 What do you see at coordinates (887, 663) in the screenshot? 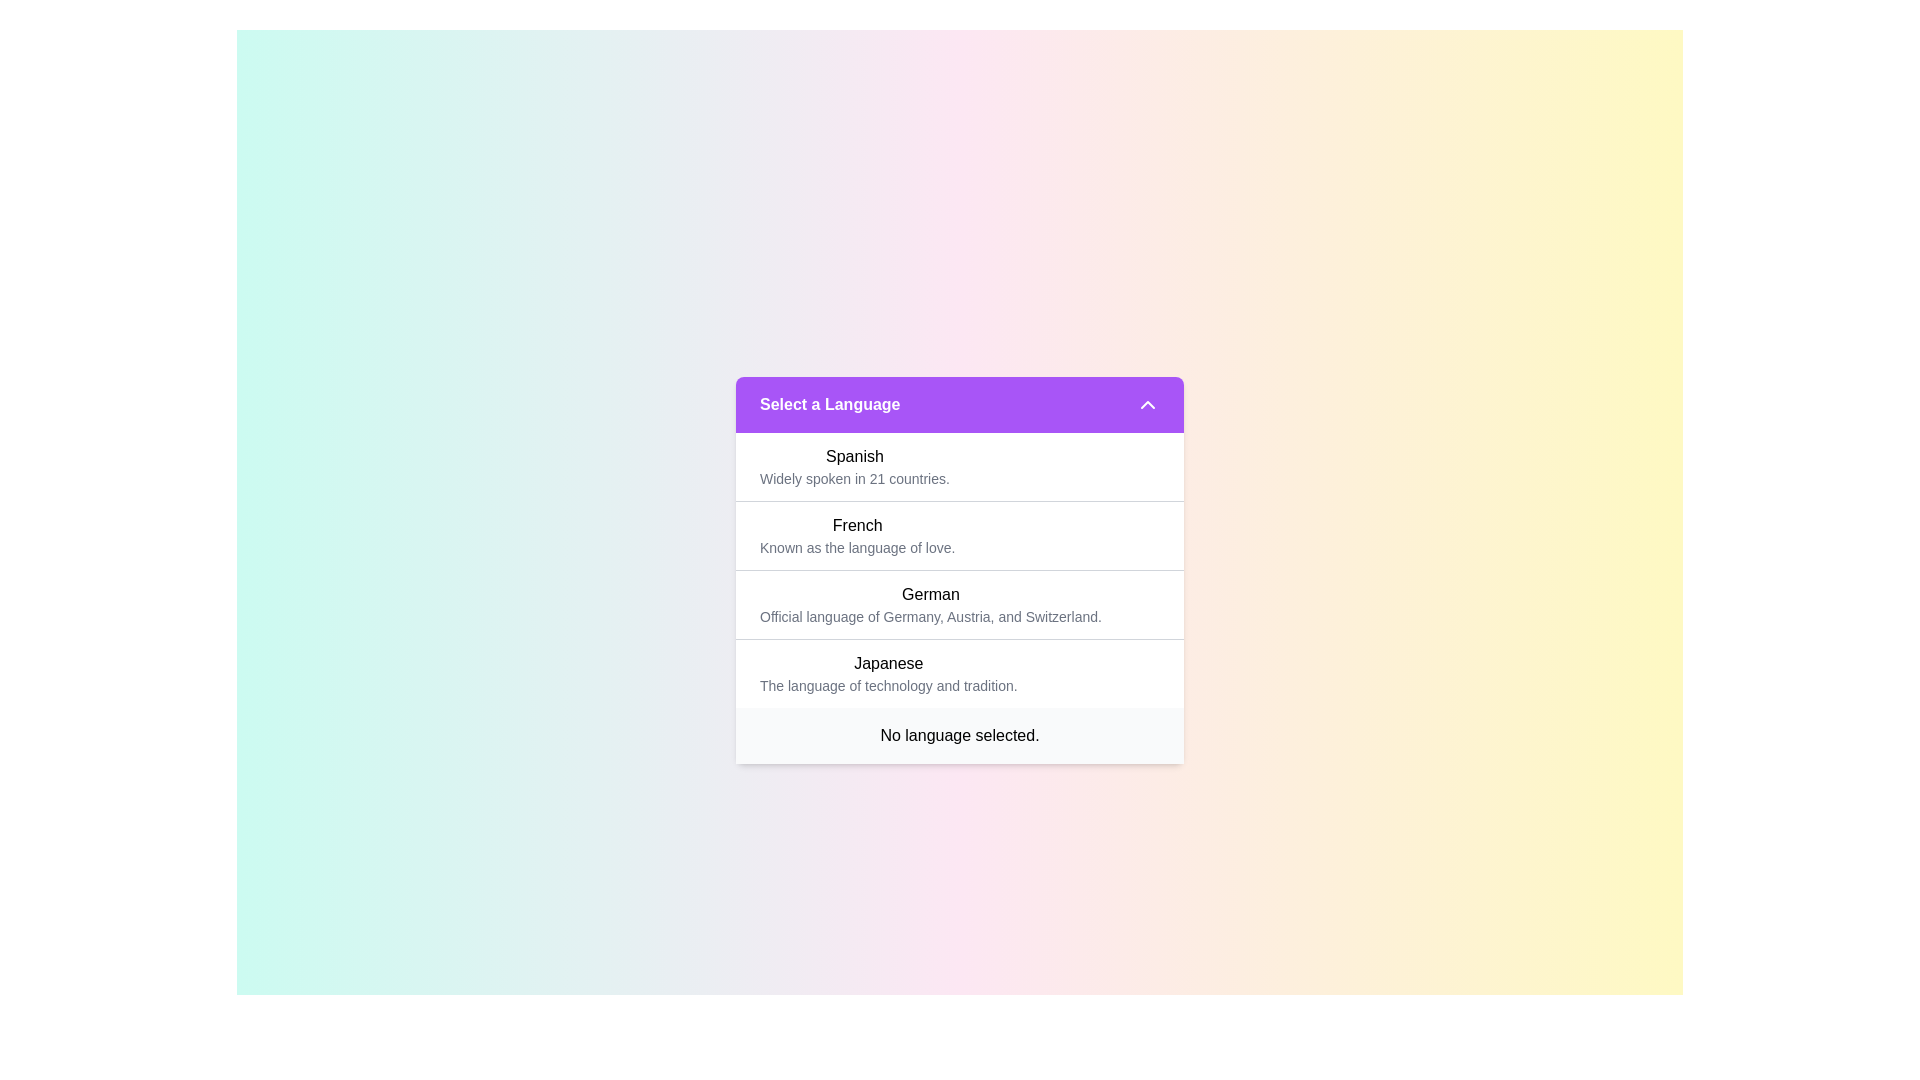
I see `the text label displaying 'Japanese', which is bold and part of a vertical list of selectable options in a dropdown interface` at bounding box center [887, 663].